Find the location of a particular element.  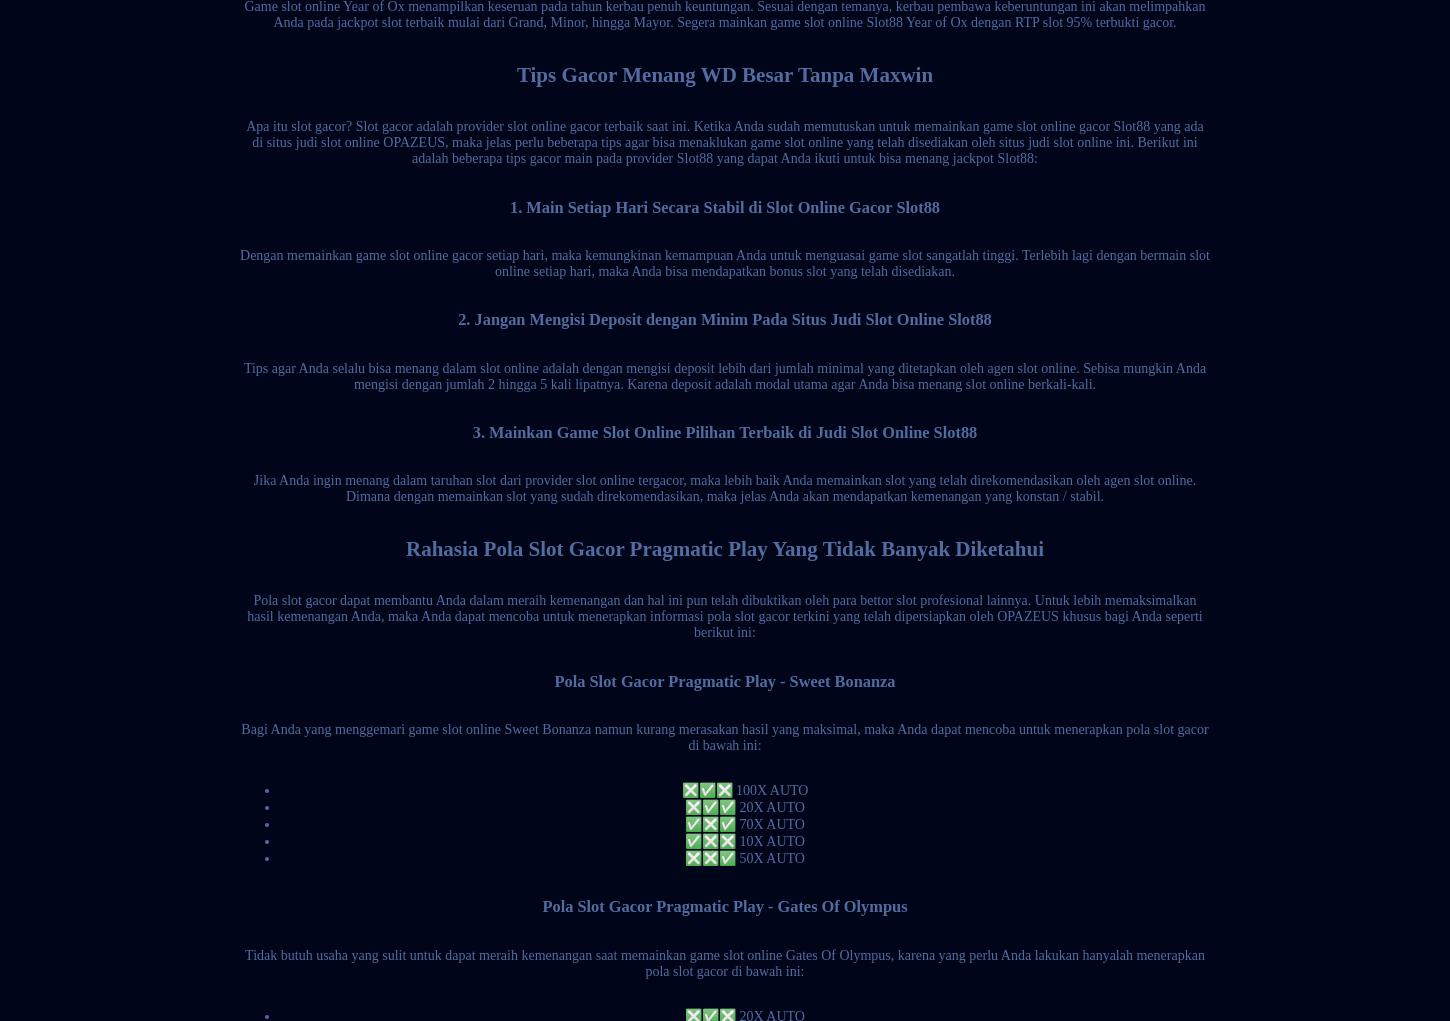

'❎✅✅ 20X AUTO' is located at coordinates (744, 805).